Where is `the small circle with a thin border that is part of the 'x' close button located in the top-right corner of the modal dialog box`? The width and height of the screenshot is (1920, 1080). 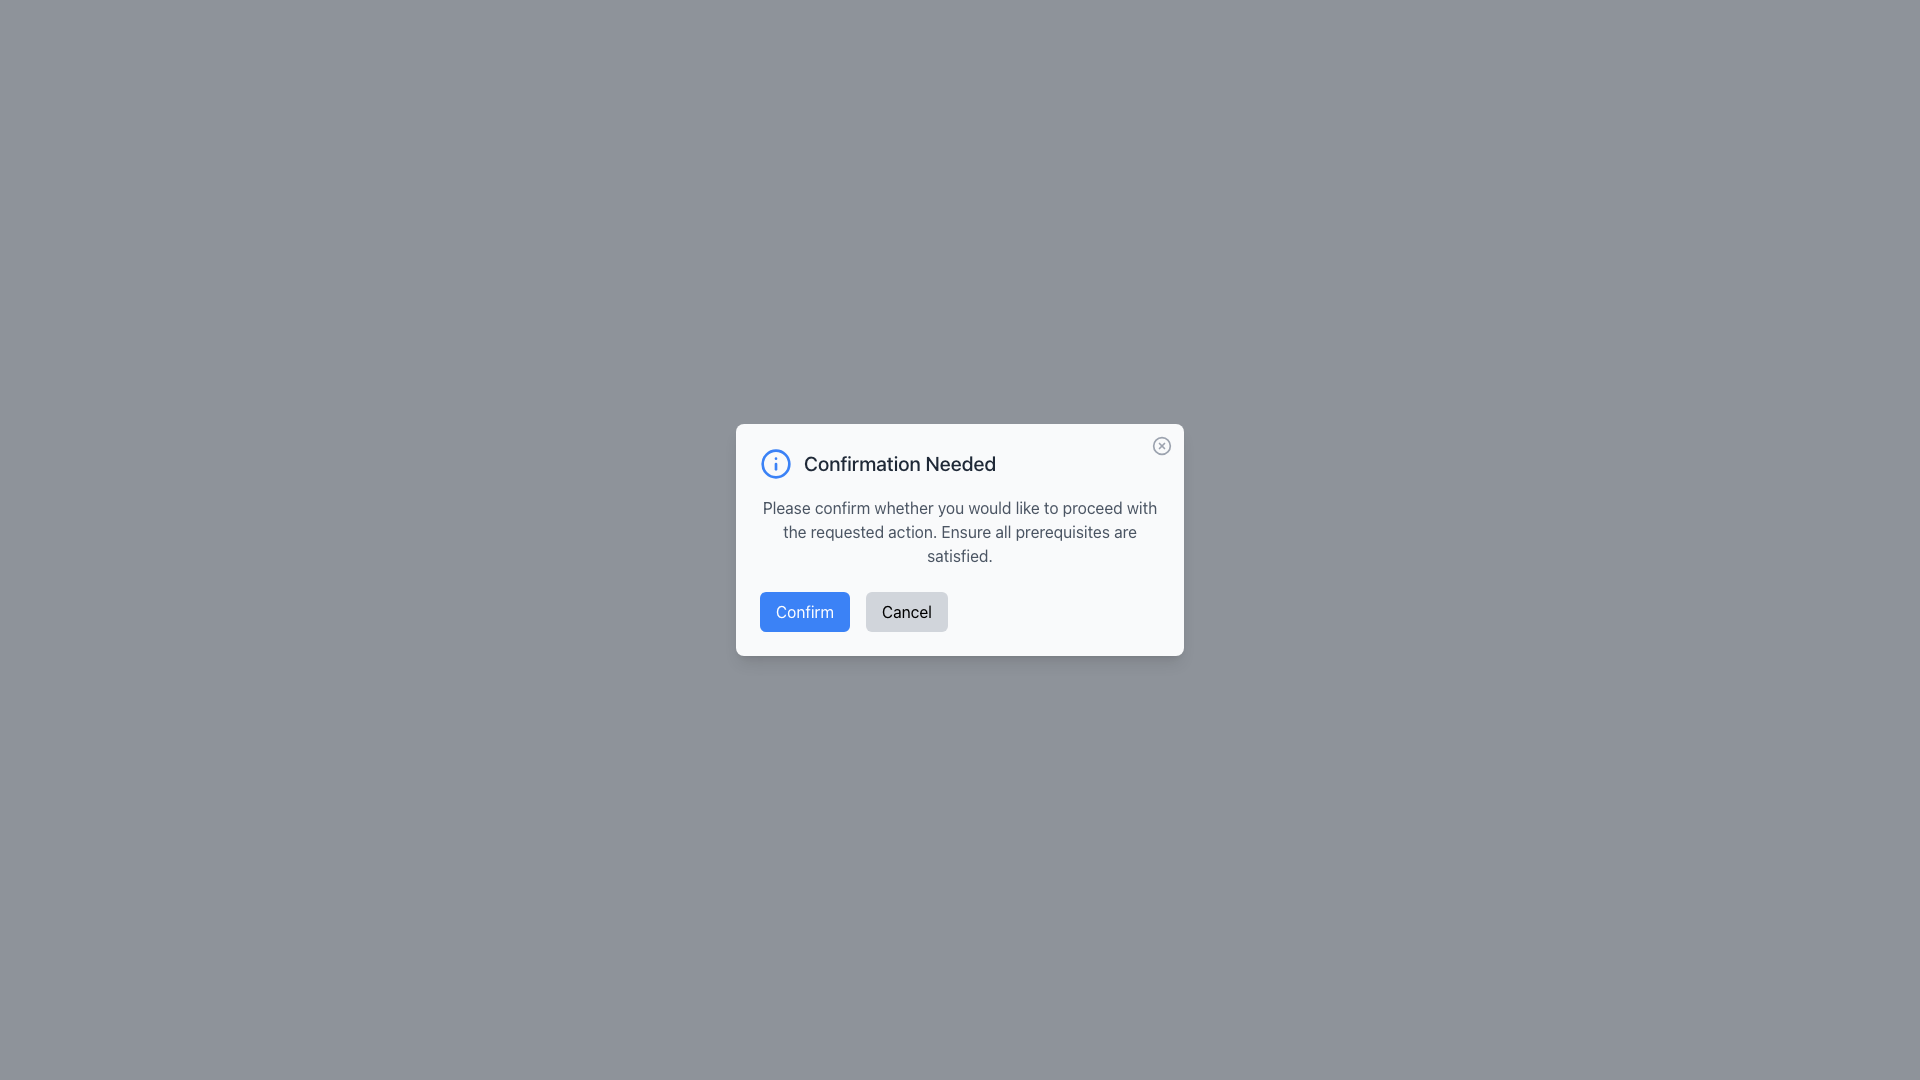 the small circle with a thin border that is part of the 'x' close button located in the top-right corner of the modal dialog box is located at coordinates (1161, 445).